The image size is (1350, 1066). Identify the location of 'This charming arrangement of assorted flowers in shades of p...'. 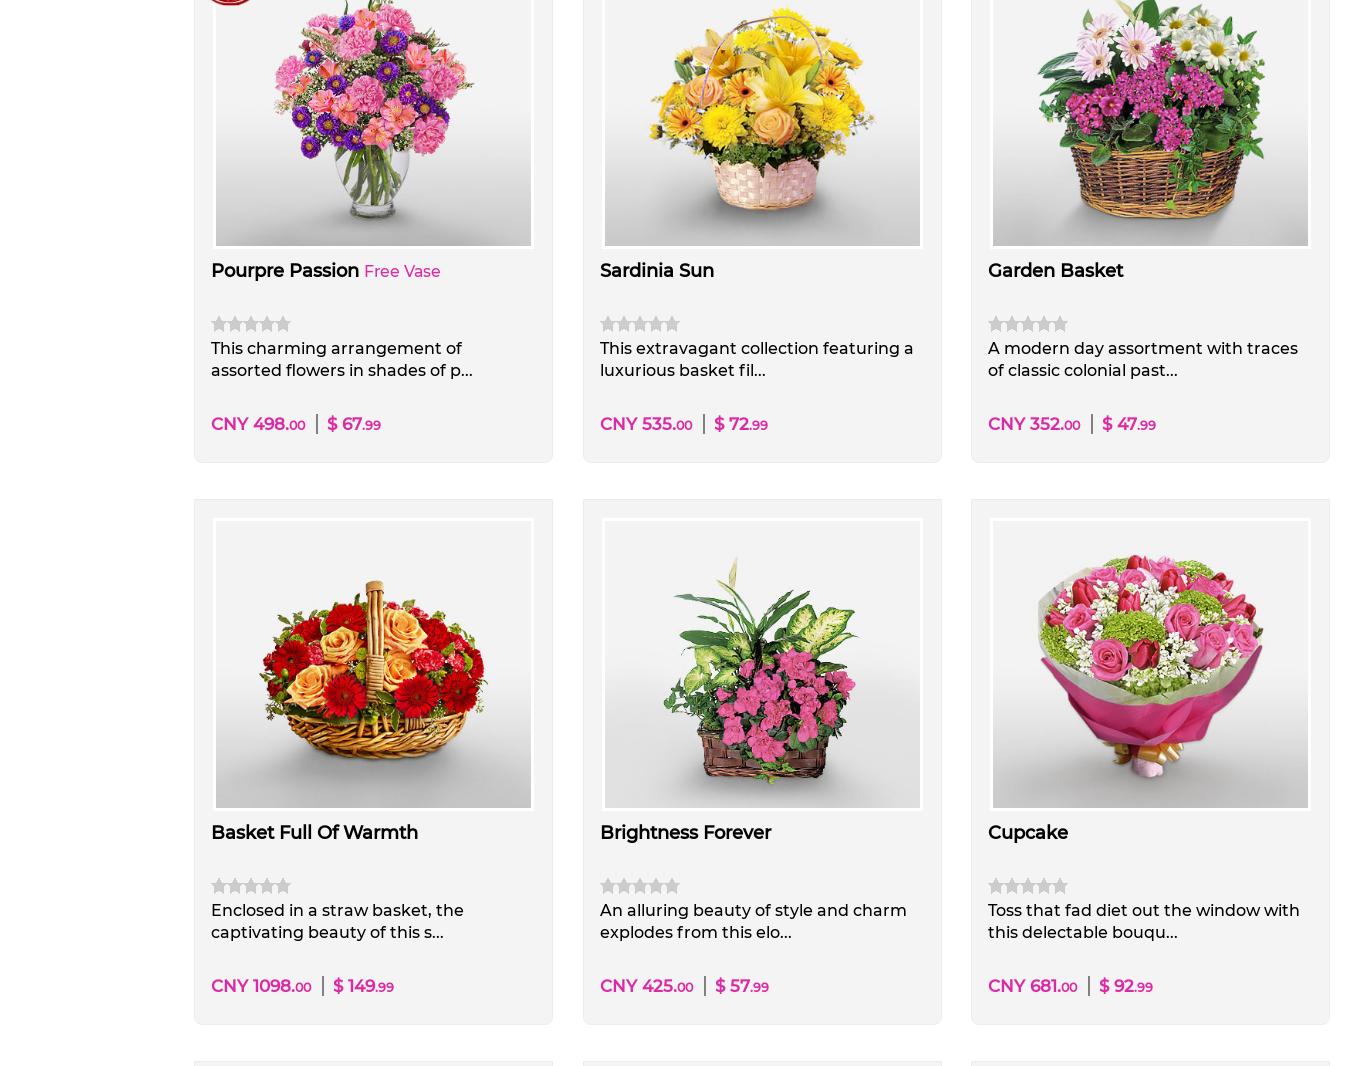
(341, 358).